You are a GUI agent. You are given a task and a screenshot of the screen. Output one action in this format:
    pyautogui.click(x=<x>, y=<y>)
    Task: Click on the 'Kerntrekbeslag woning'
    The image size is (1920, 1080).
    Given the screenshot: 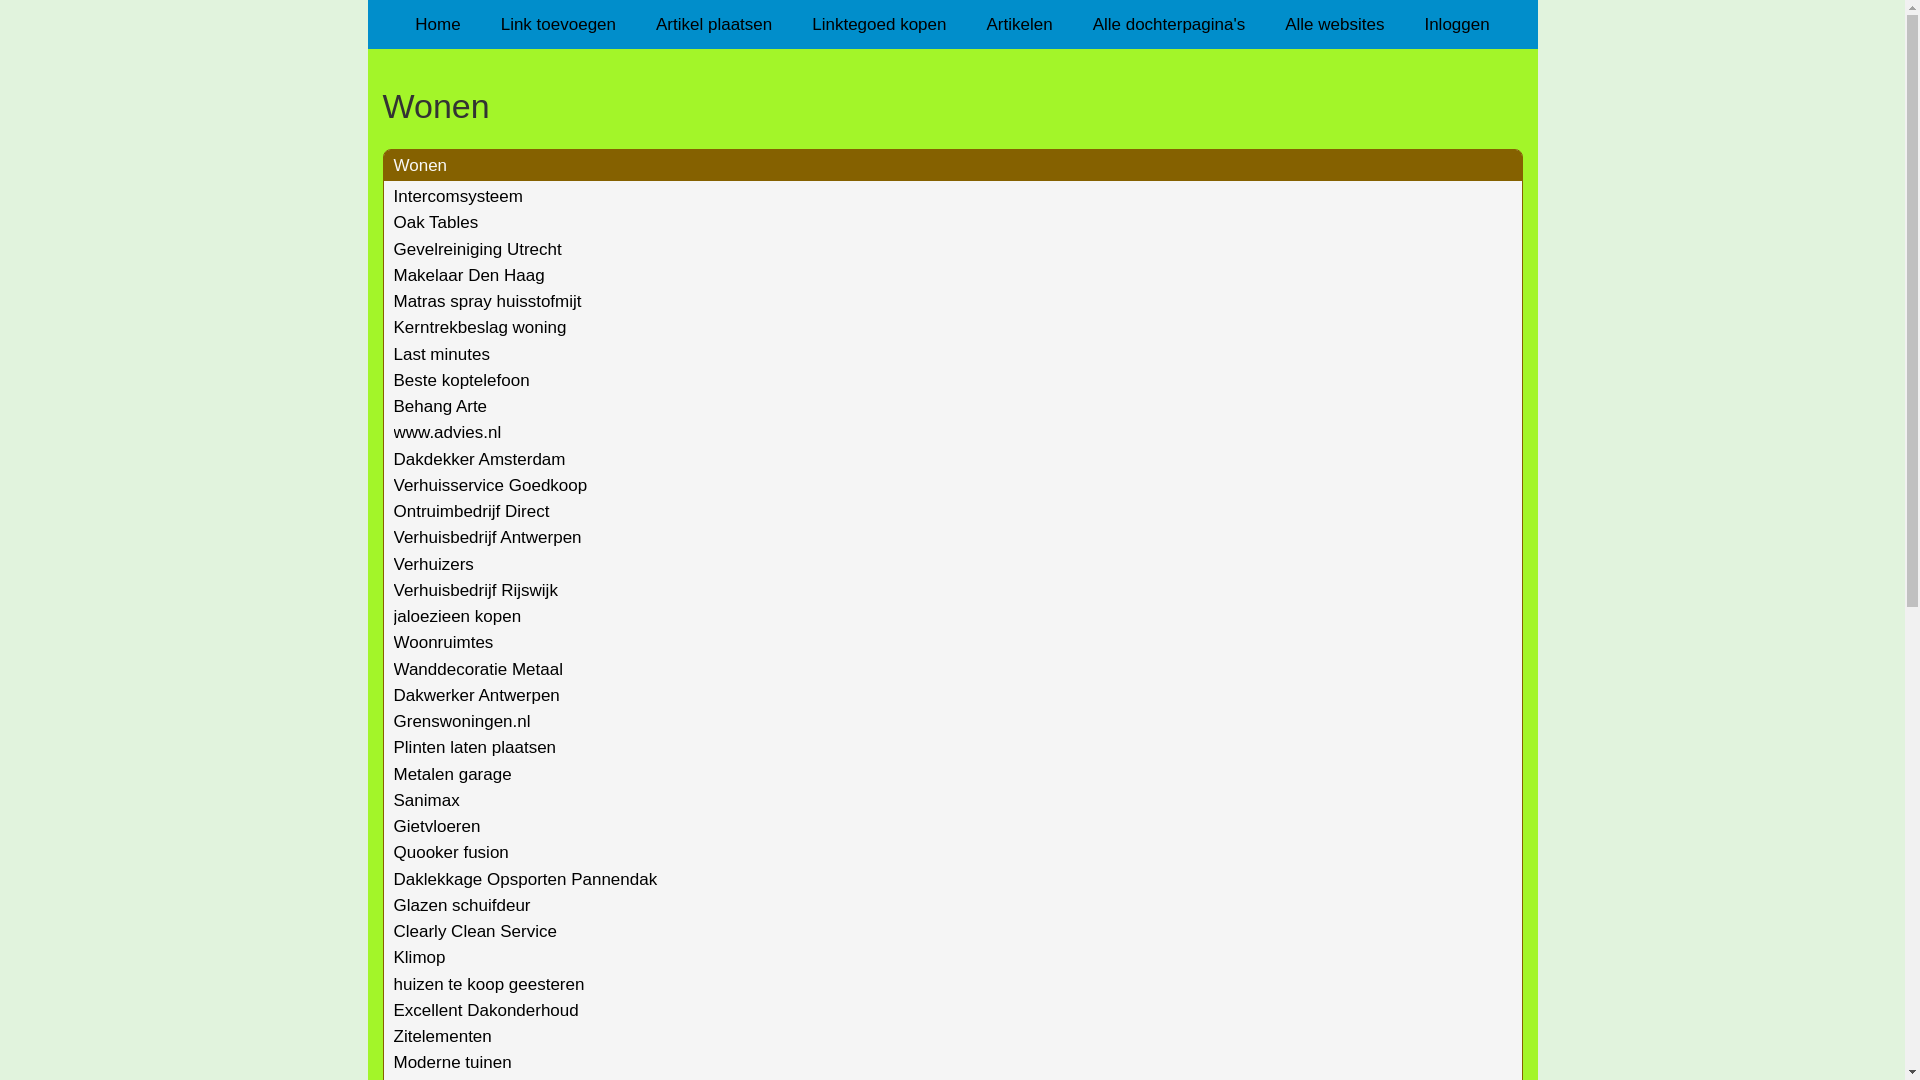 What is the action you would take?
    pyautogui.click(x=480, y=326)
    